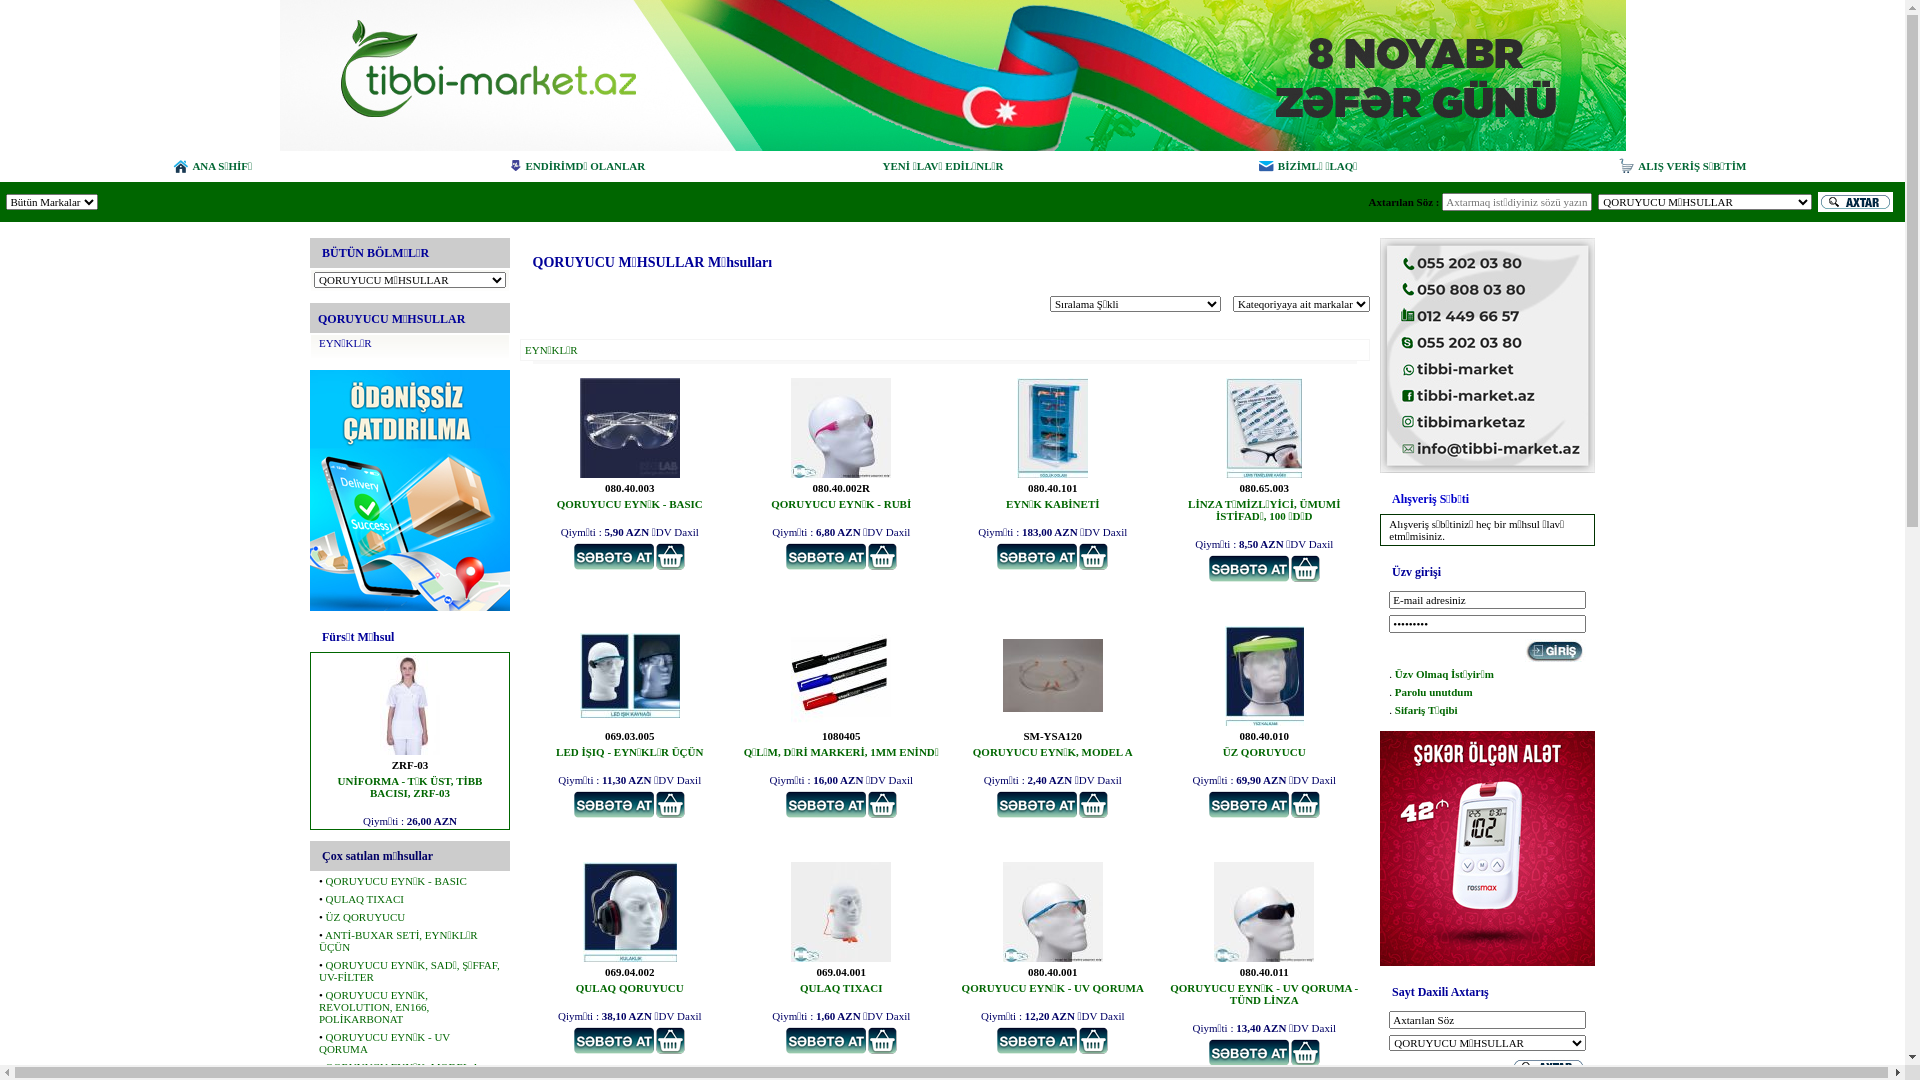 The image size is (1920, 1080). Describe the element at coordinates (1433, 690) in the screenshot. I see `'Parolu unutdum'` at that location.